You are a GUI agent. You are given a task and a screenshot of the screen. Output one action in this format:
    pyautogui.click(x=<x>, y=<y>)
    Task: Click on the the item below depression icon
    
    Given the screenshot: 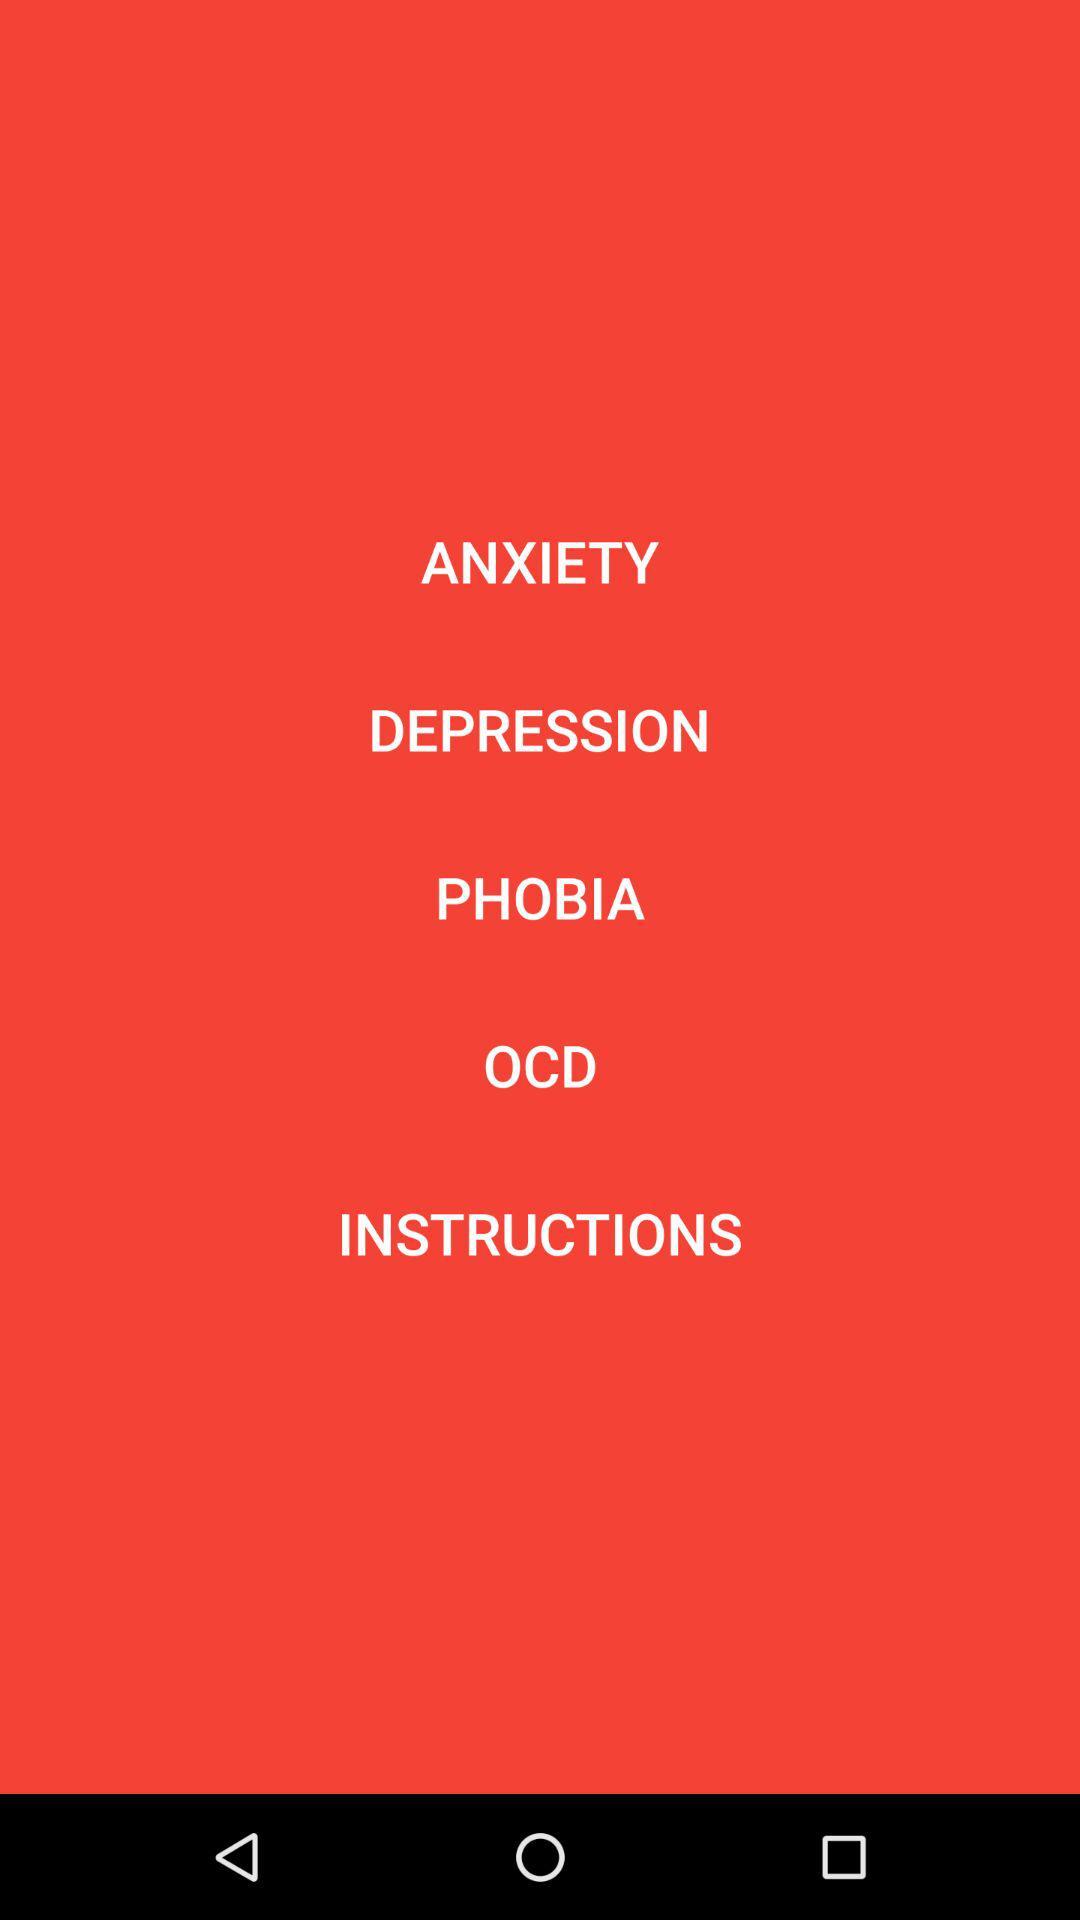 What is the action you would take?
    pyautogui.click(x=540, y=896)
    